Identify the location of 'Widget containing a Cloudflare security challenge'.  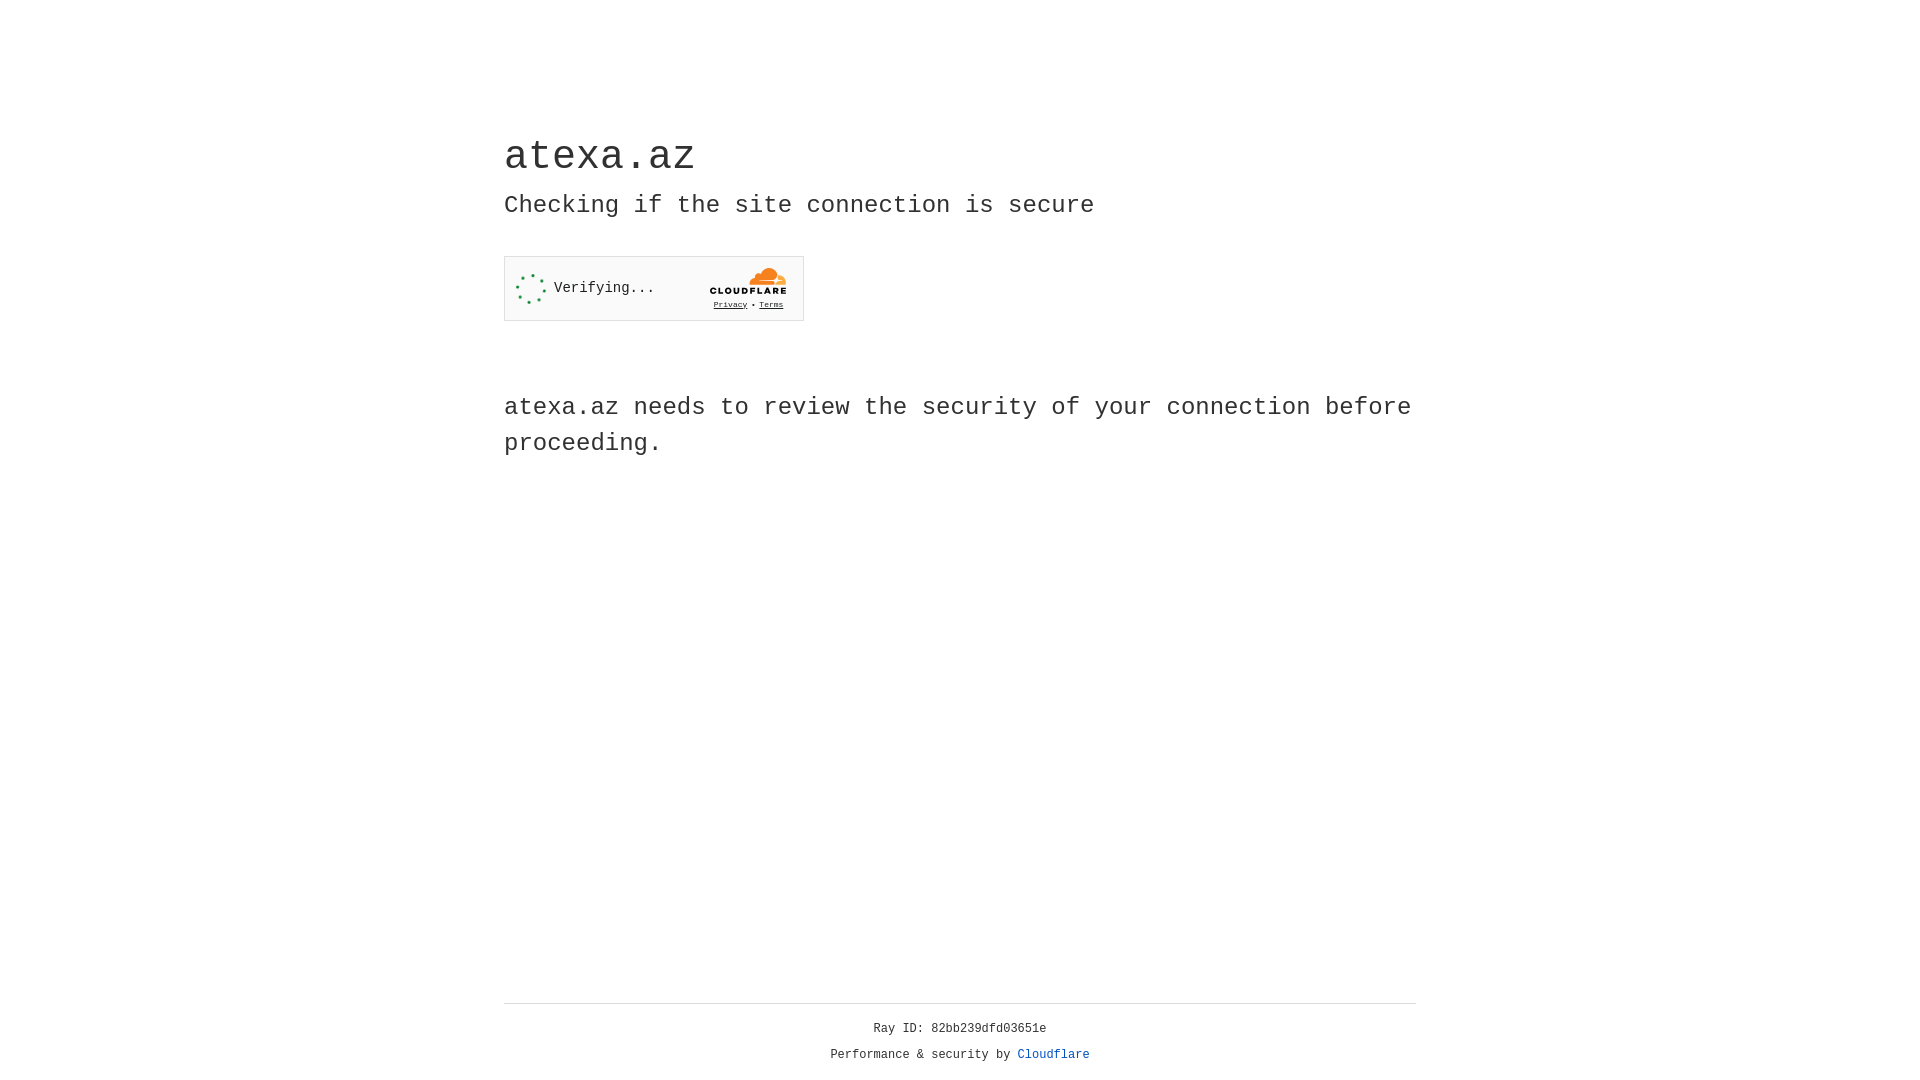
(653, 288).